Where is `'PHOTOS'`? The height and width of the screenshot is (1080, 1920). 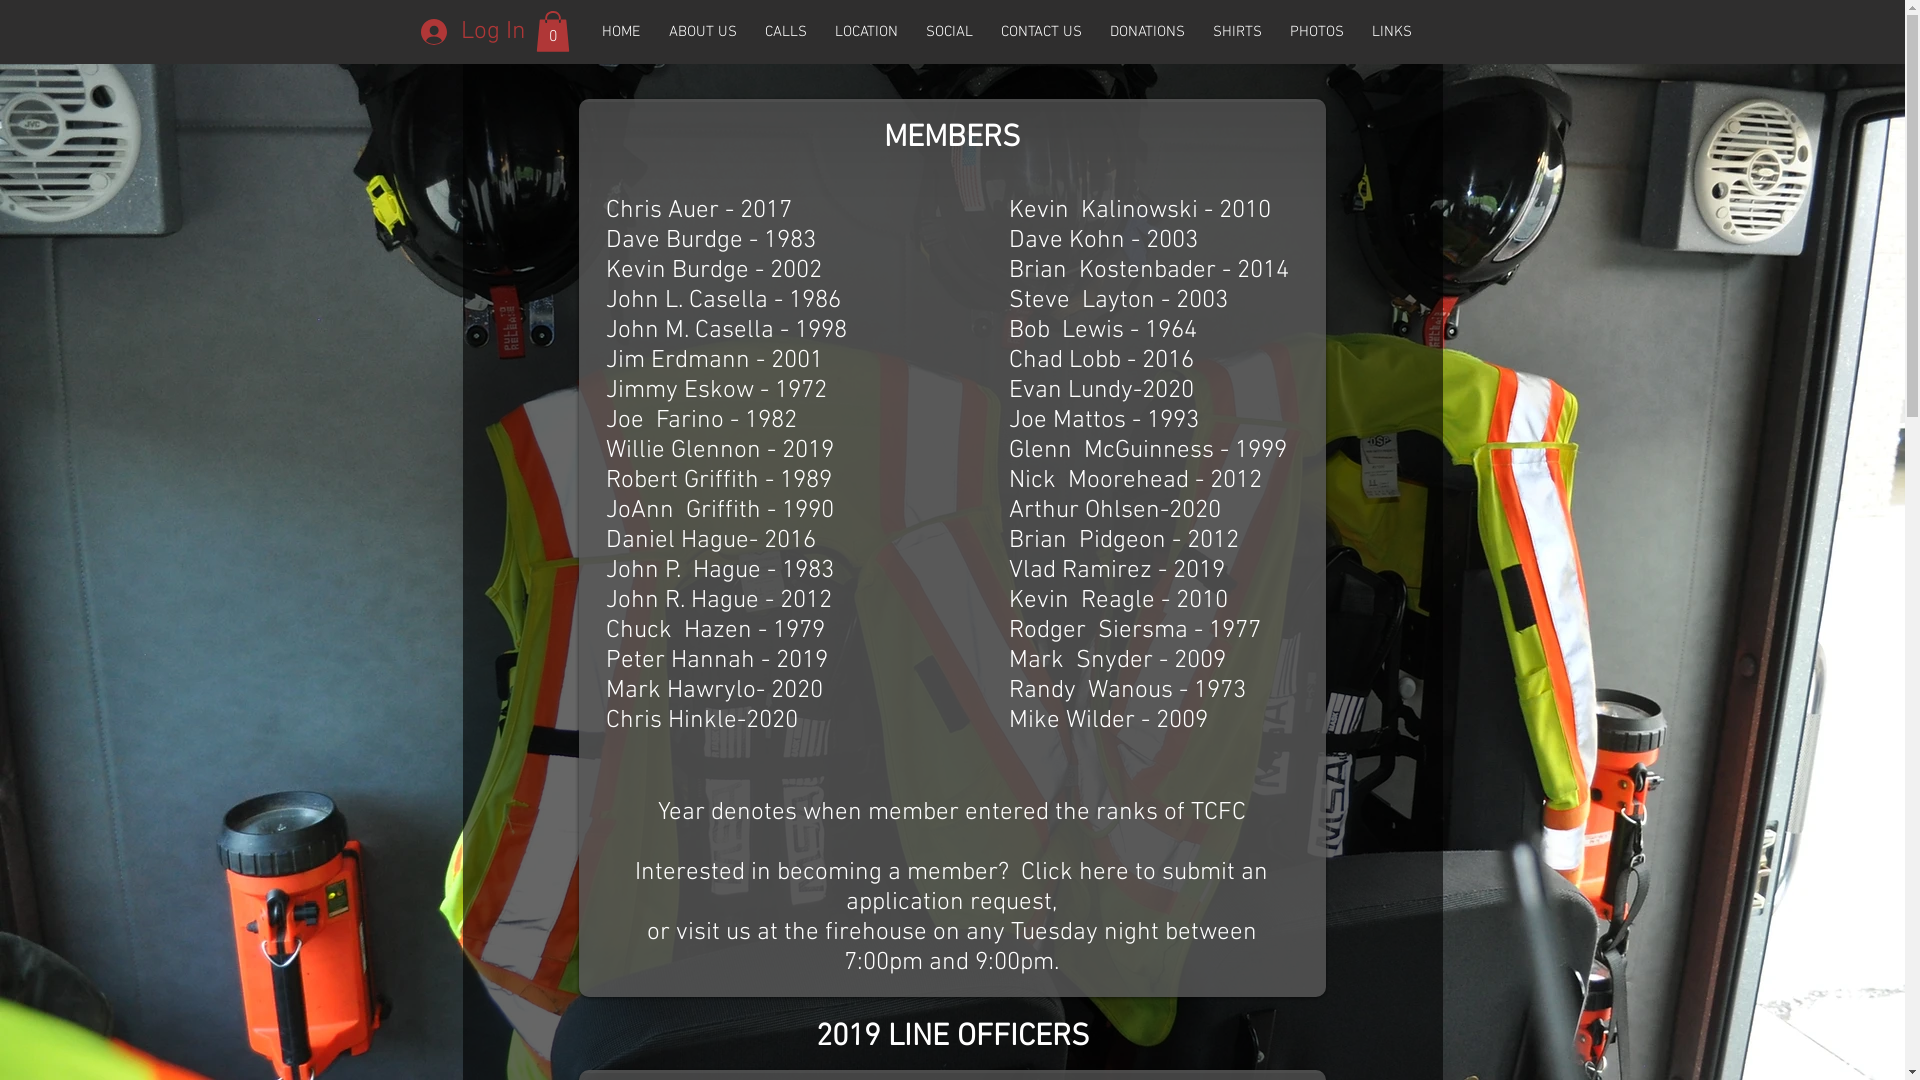 'PHOTOS' is located at coordinates (1316, 31).